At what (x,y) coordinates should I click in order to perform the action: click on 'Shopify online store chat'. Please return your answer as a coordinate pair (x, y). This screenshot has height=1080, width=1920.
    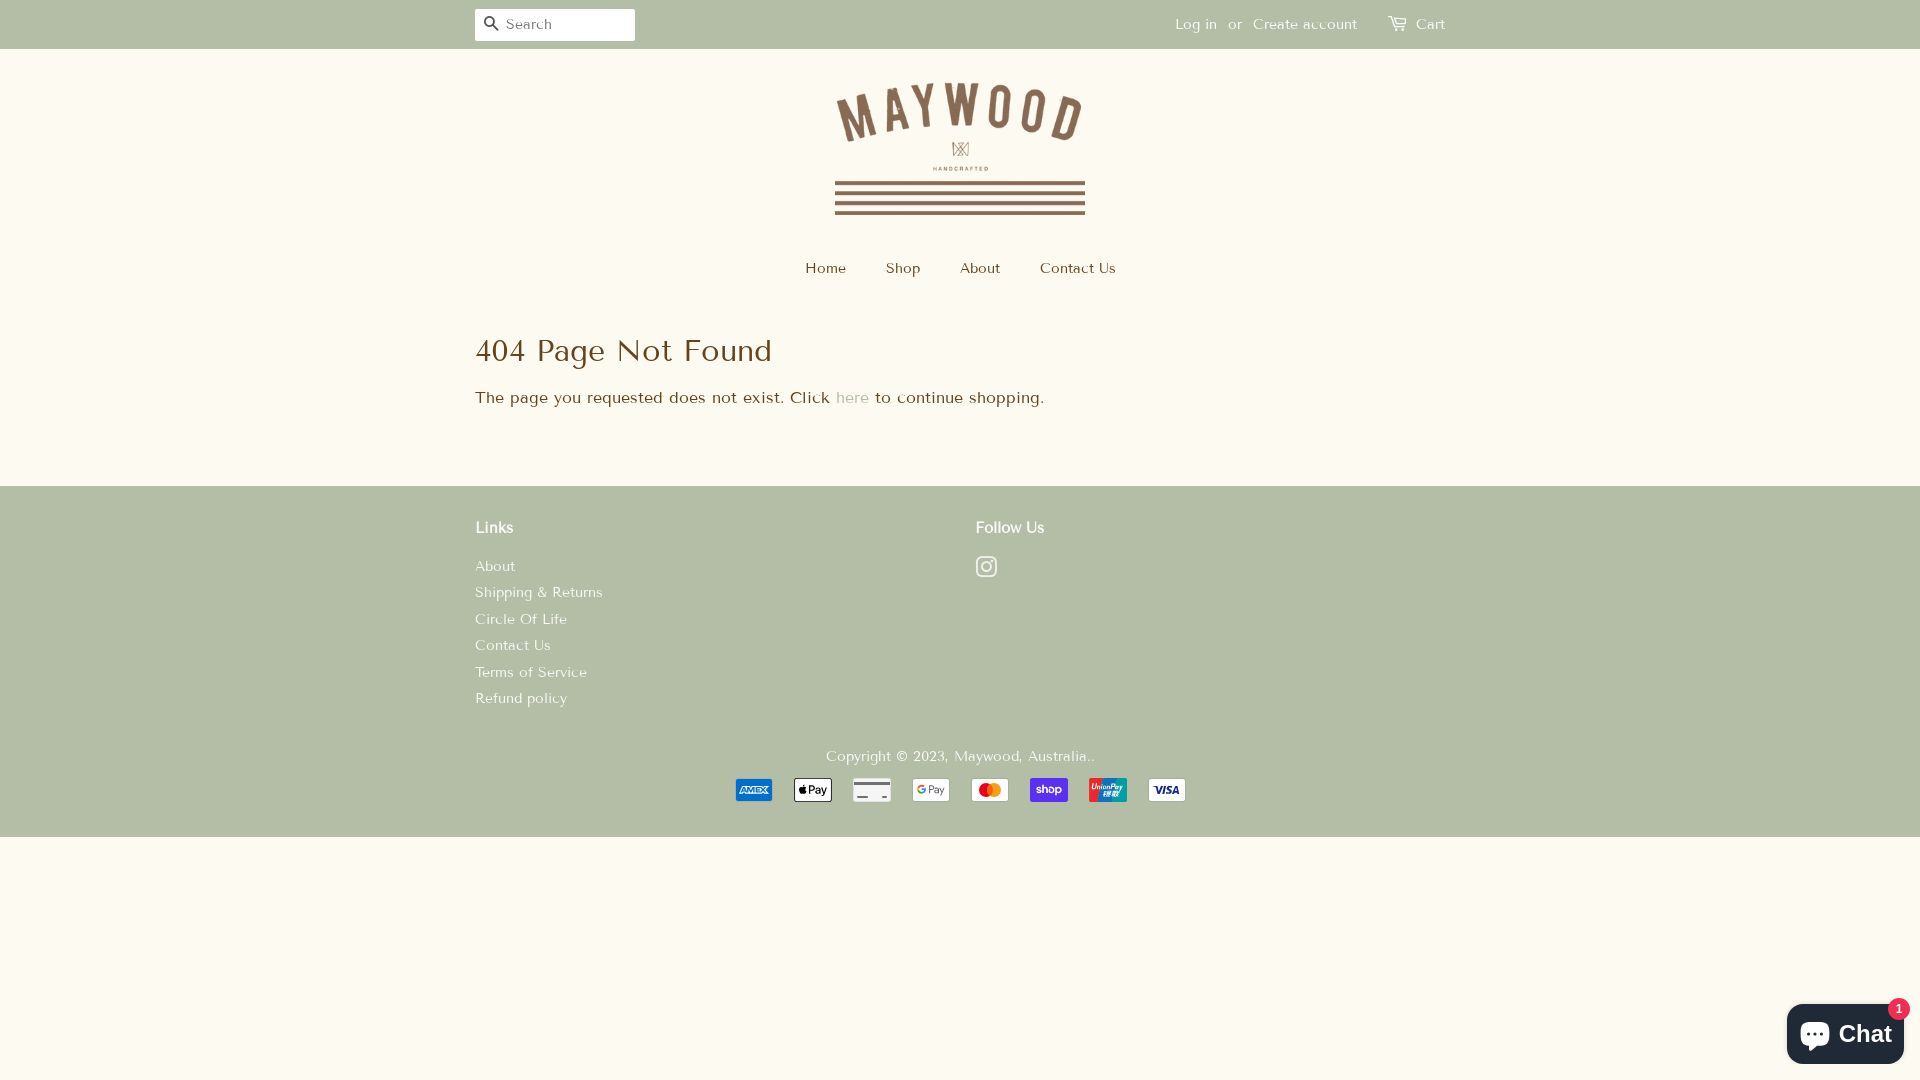
    Looking at the image, I should click on (1844, 1029).